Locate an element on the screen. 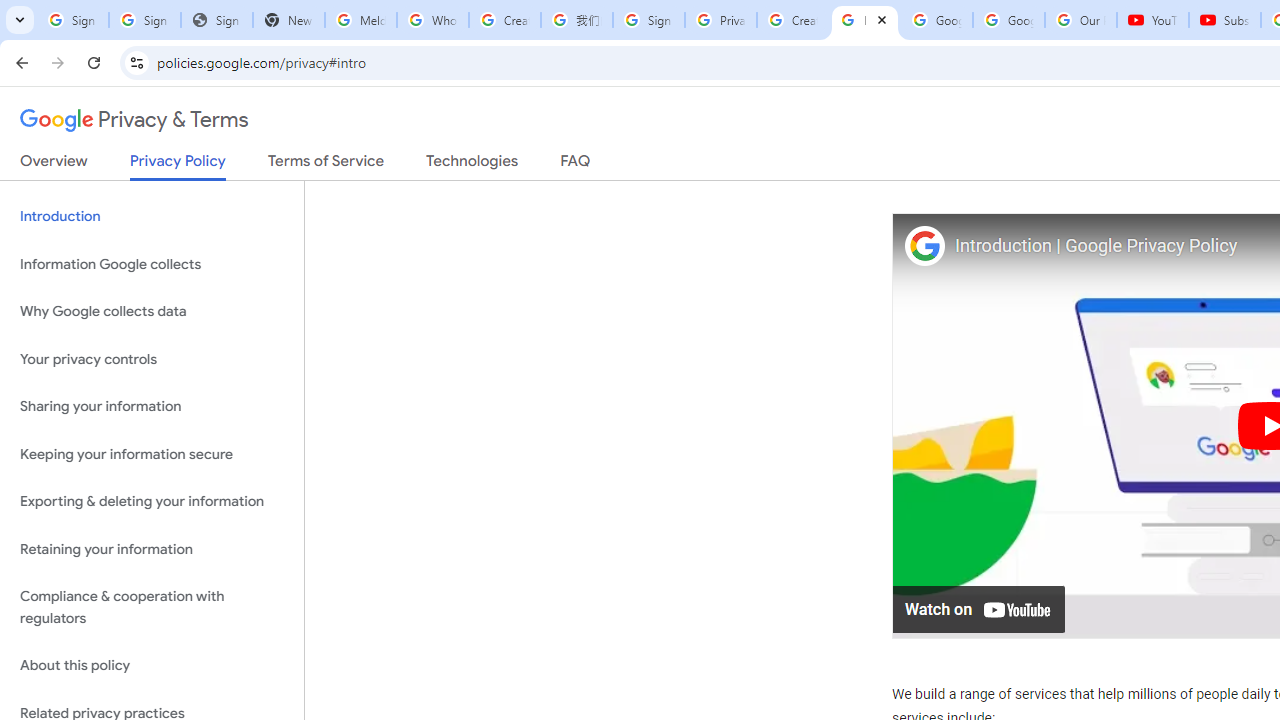 The image size is (1280, 720). 'Photo image of Google' is located at coordinates (923, 244).